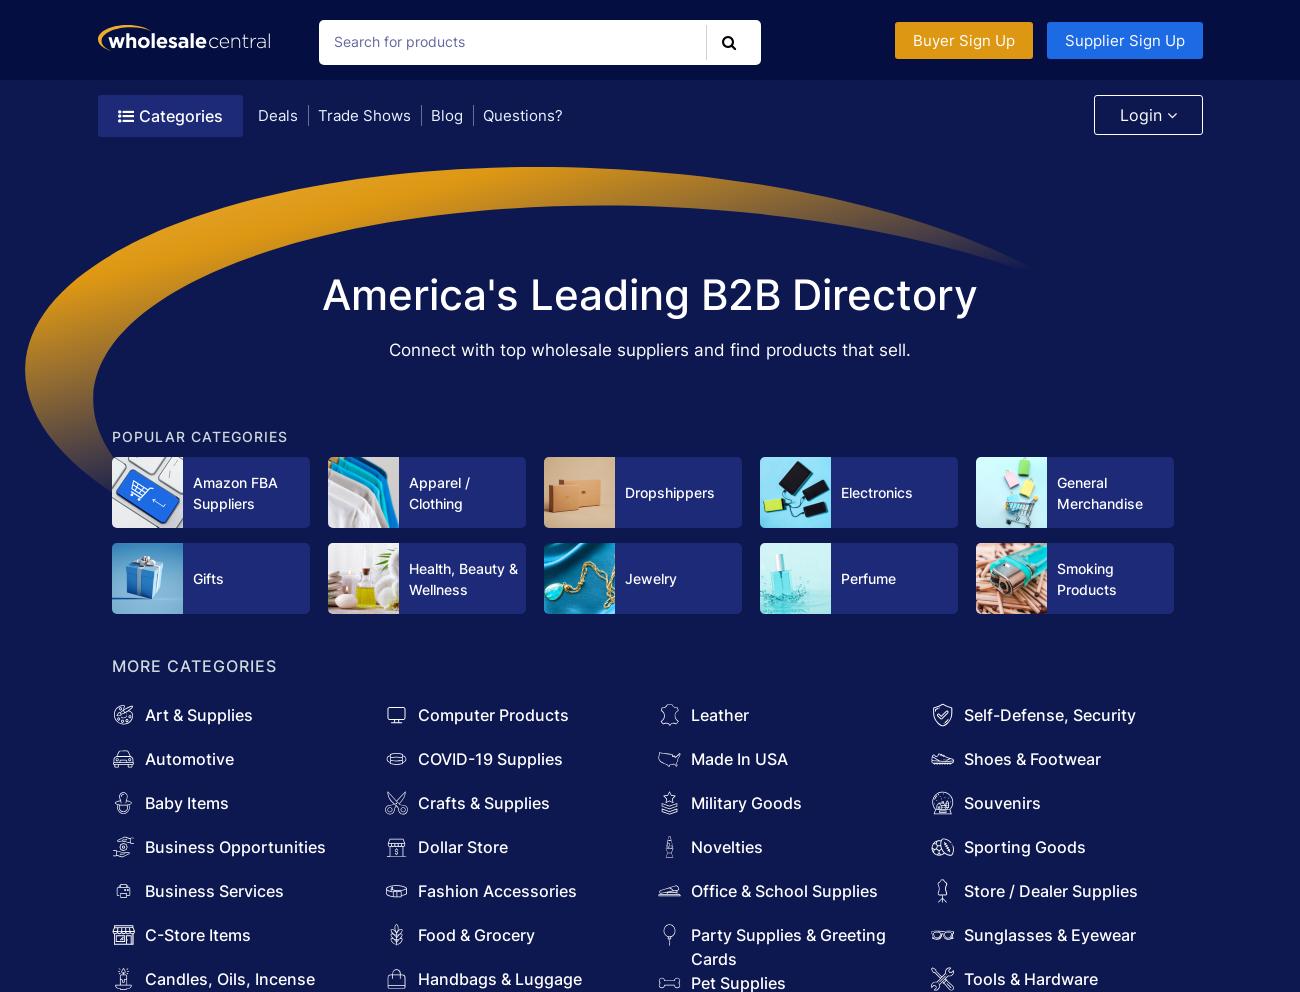  What do you see at coordinates (650, 578) in the screenshot?
I see `'Jewelry'` at bounding box center [650, 578].